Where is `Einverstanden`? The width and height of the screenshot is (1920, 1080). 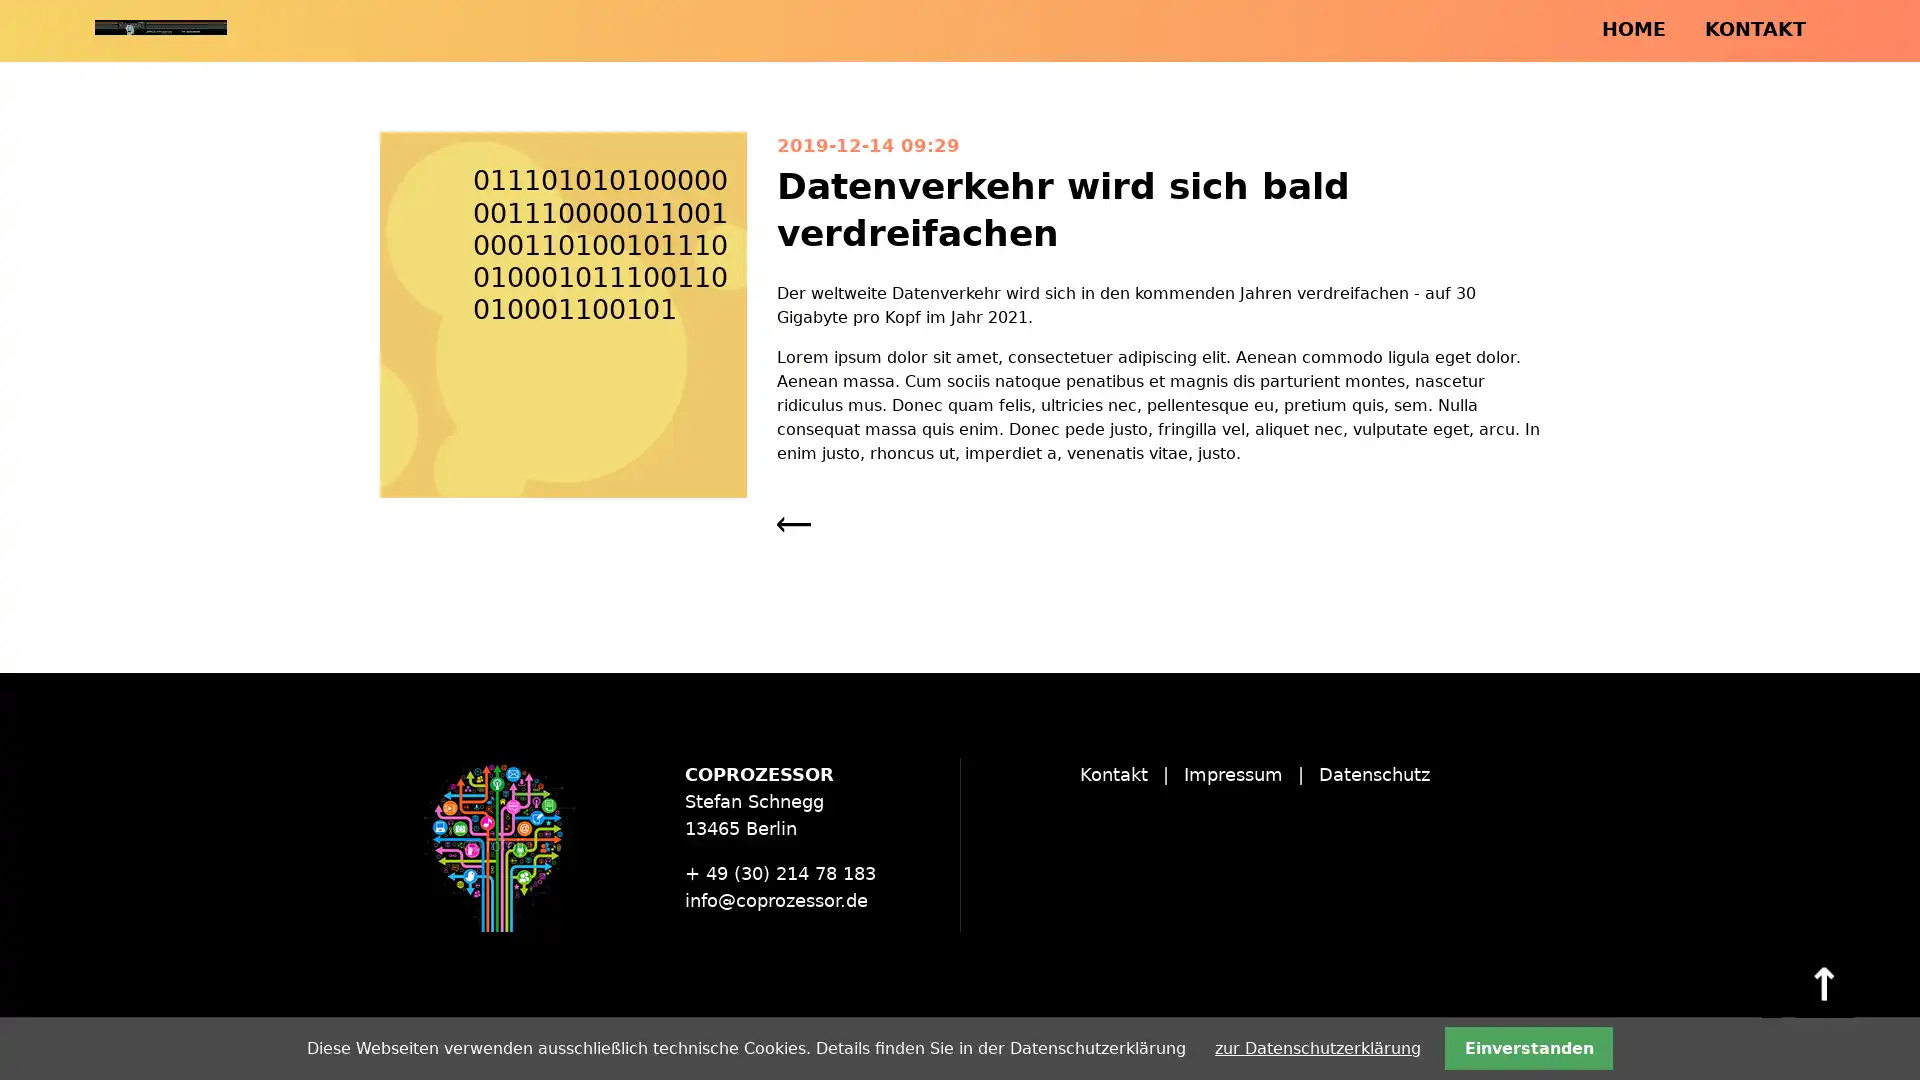
Einverstanden is located at coordinates (1527, 1047).